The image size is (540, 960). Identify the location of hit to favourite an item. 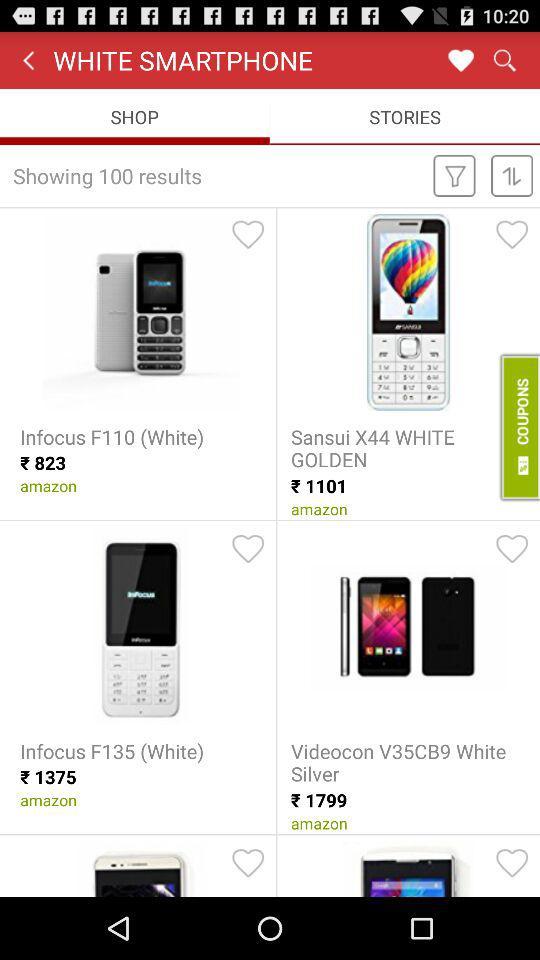
(248, 549).